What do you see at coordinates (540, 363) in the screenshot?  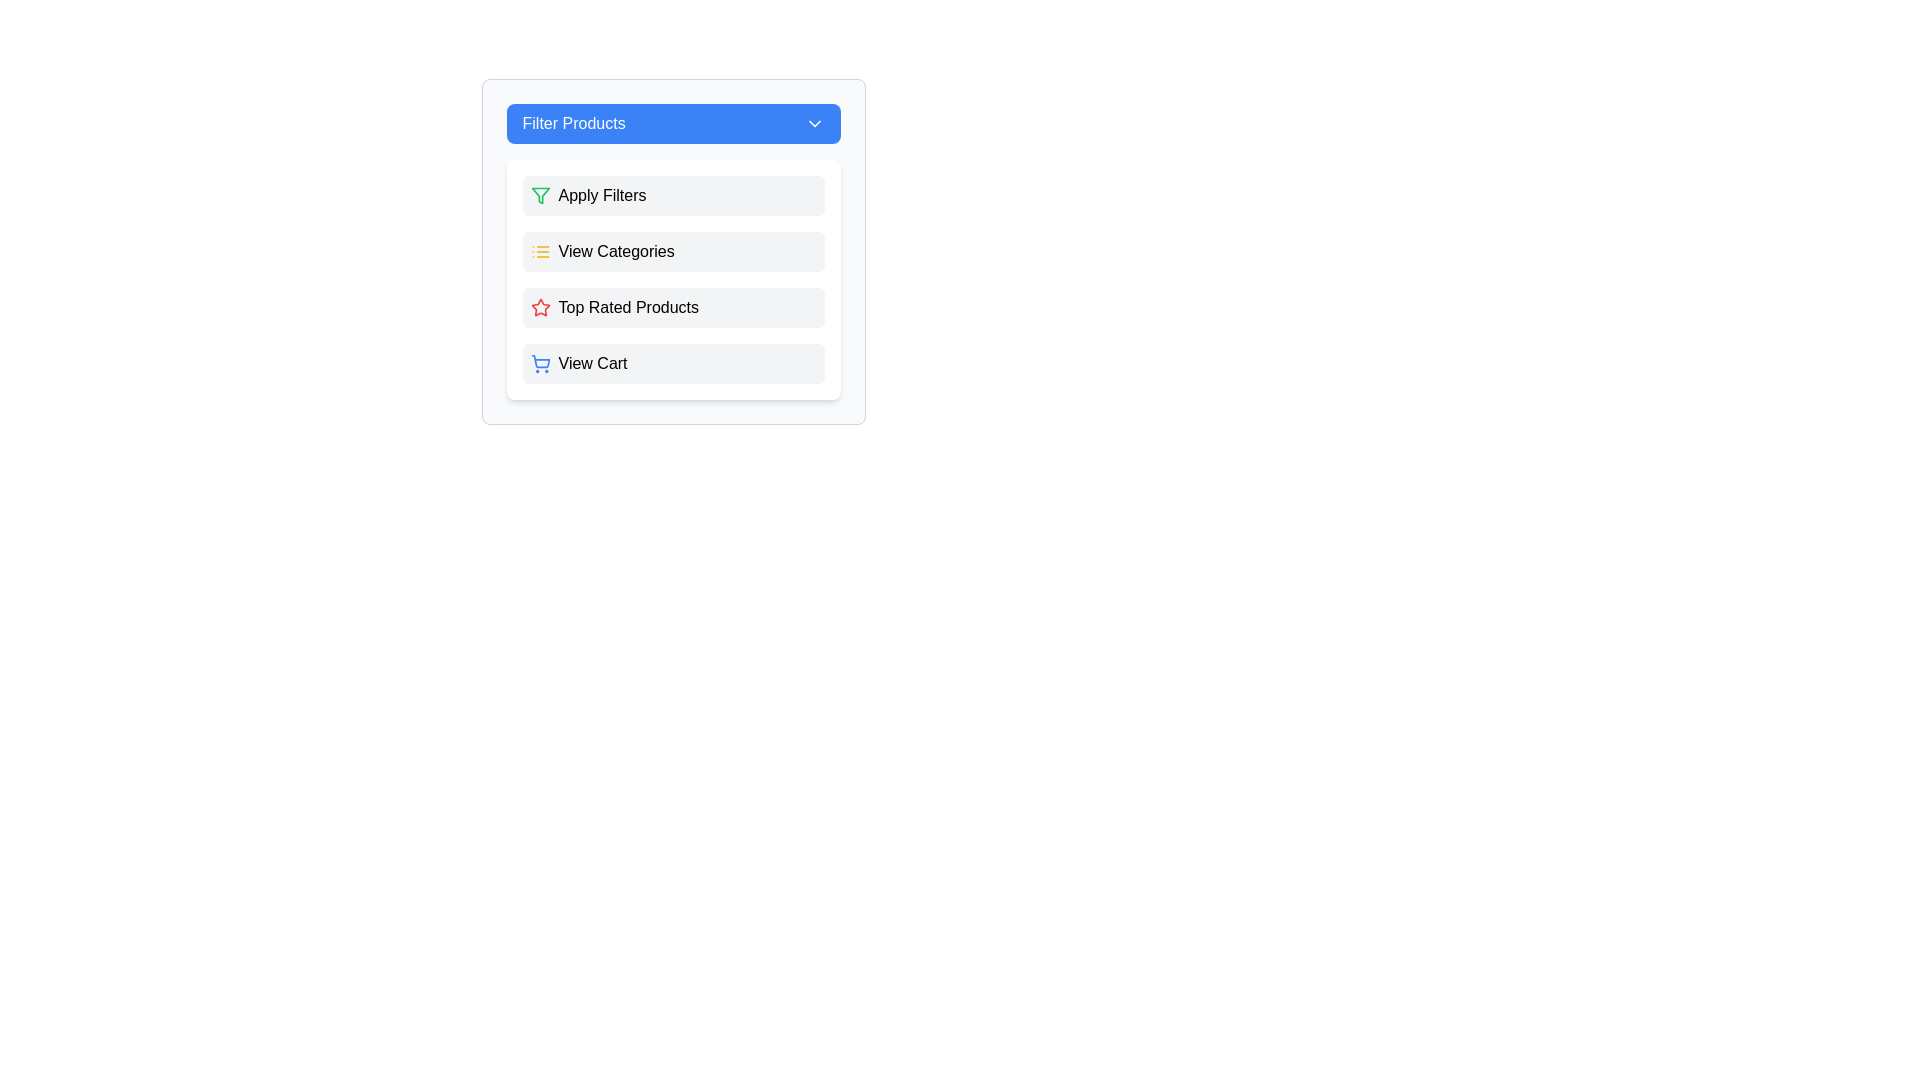 I see `the cart icon located to the left of the 'View Cart' text label in the fourth option of the vertical list under the 'Filter Products' section` at bounding box center [540, 363].